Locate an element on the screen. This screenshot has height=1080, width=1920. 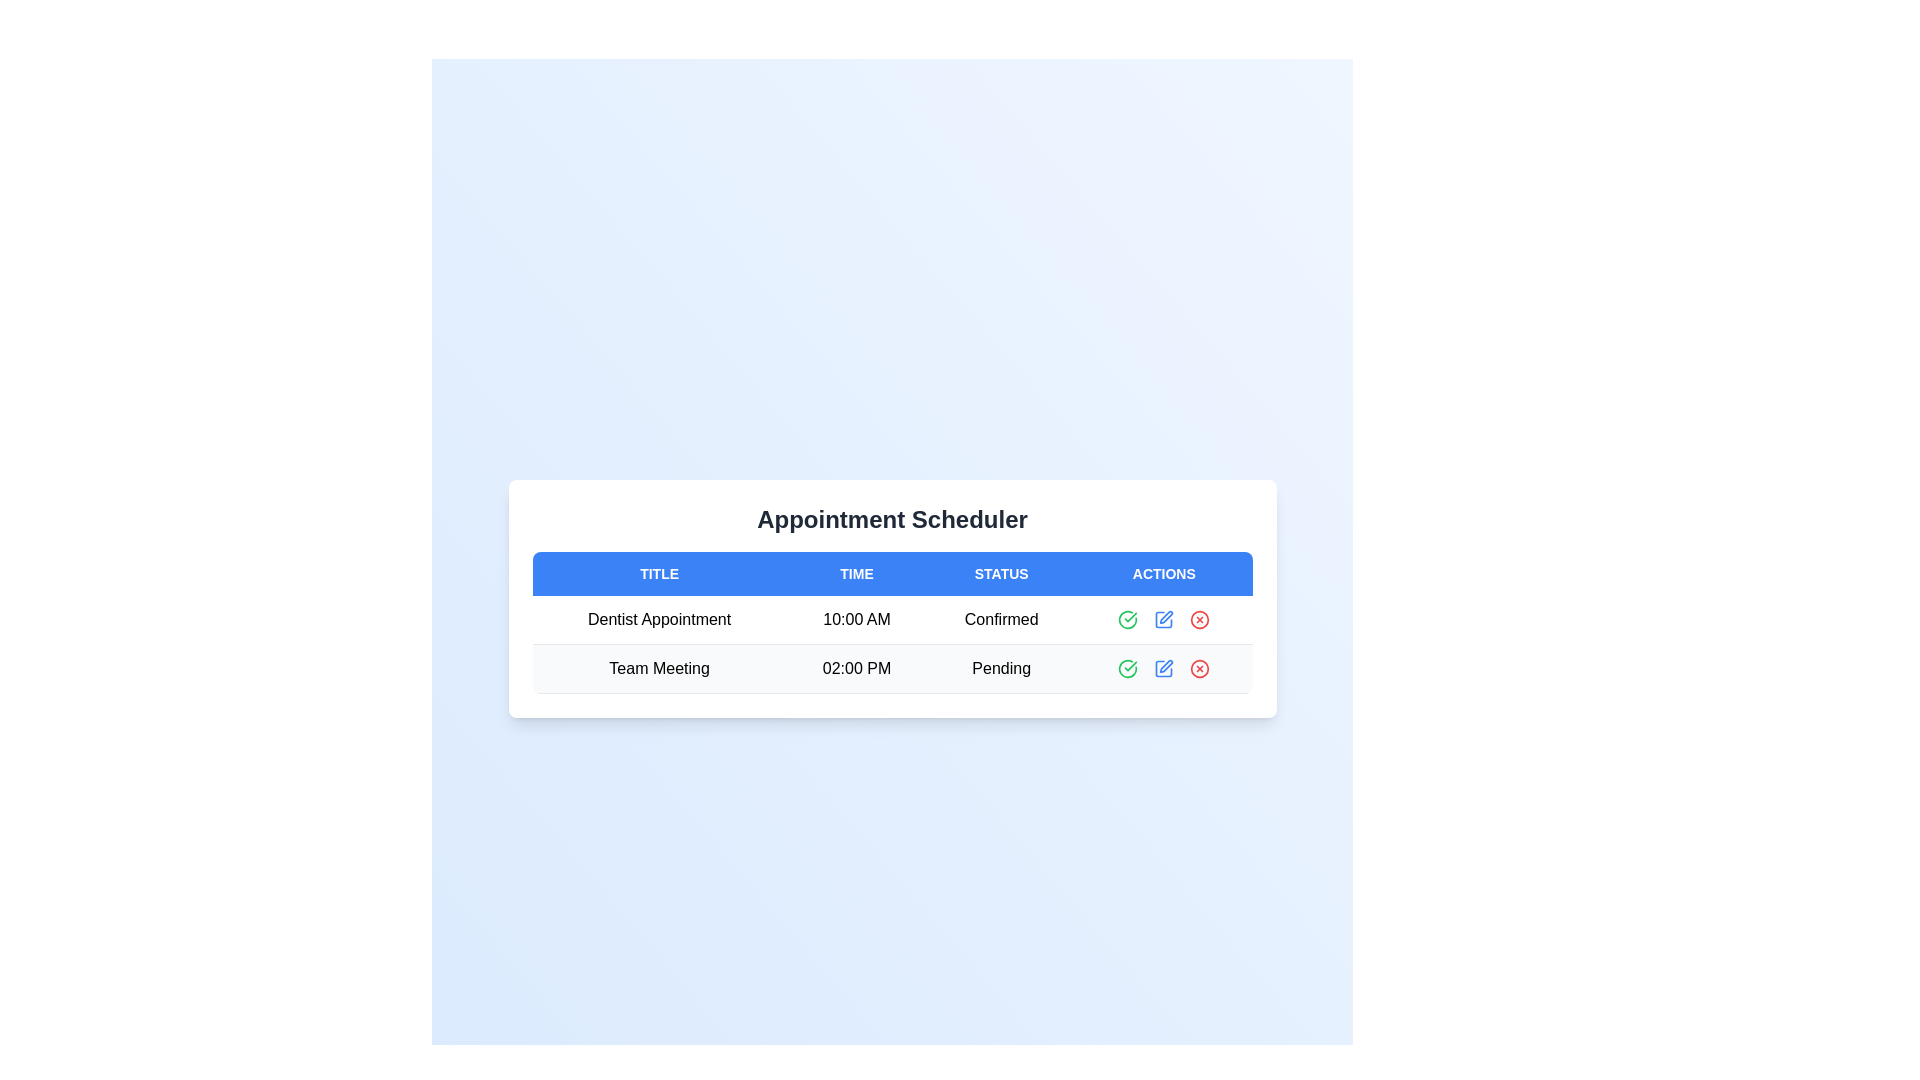
the central table element within the 'Appointment Scheduler' card is located at coordinates (891, 622).